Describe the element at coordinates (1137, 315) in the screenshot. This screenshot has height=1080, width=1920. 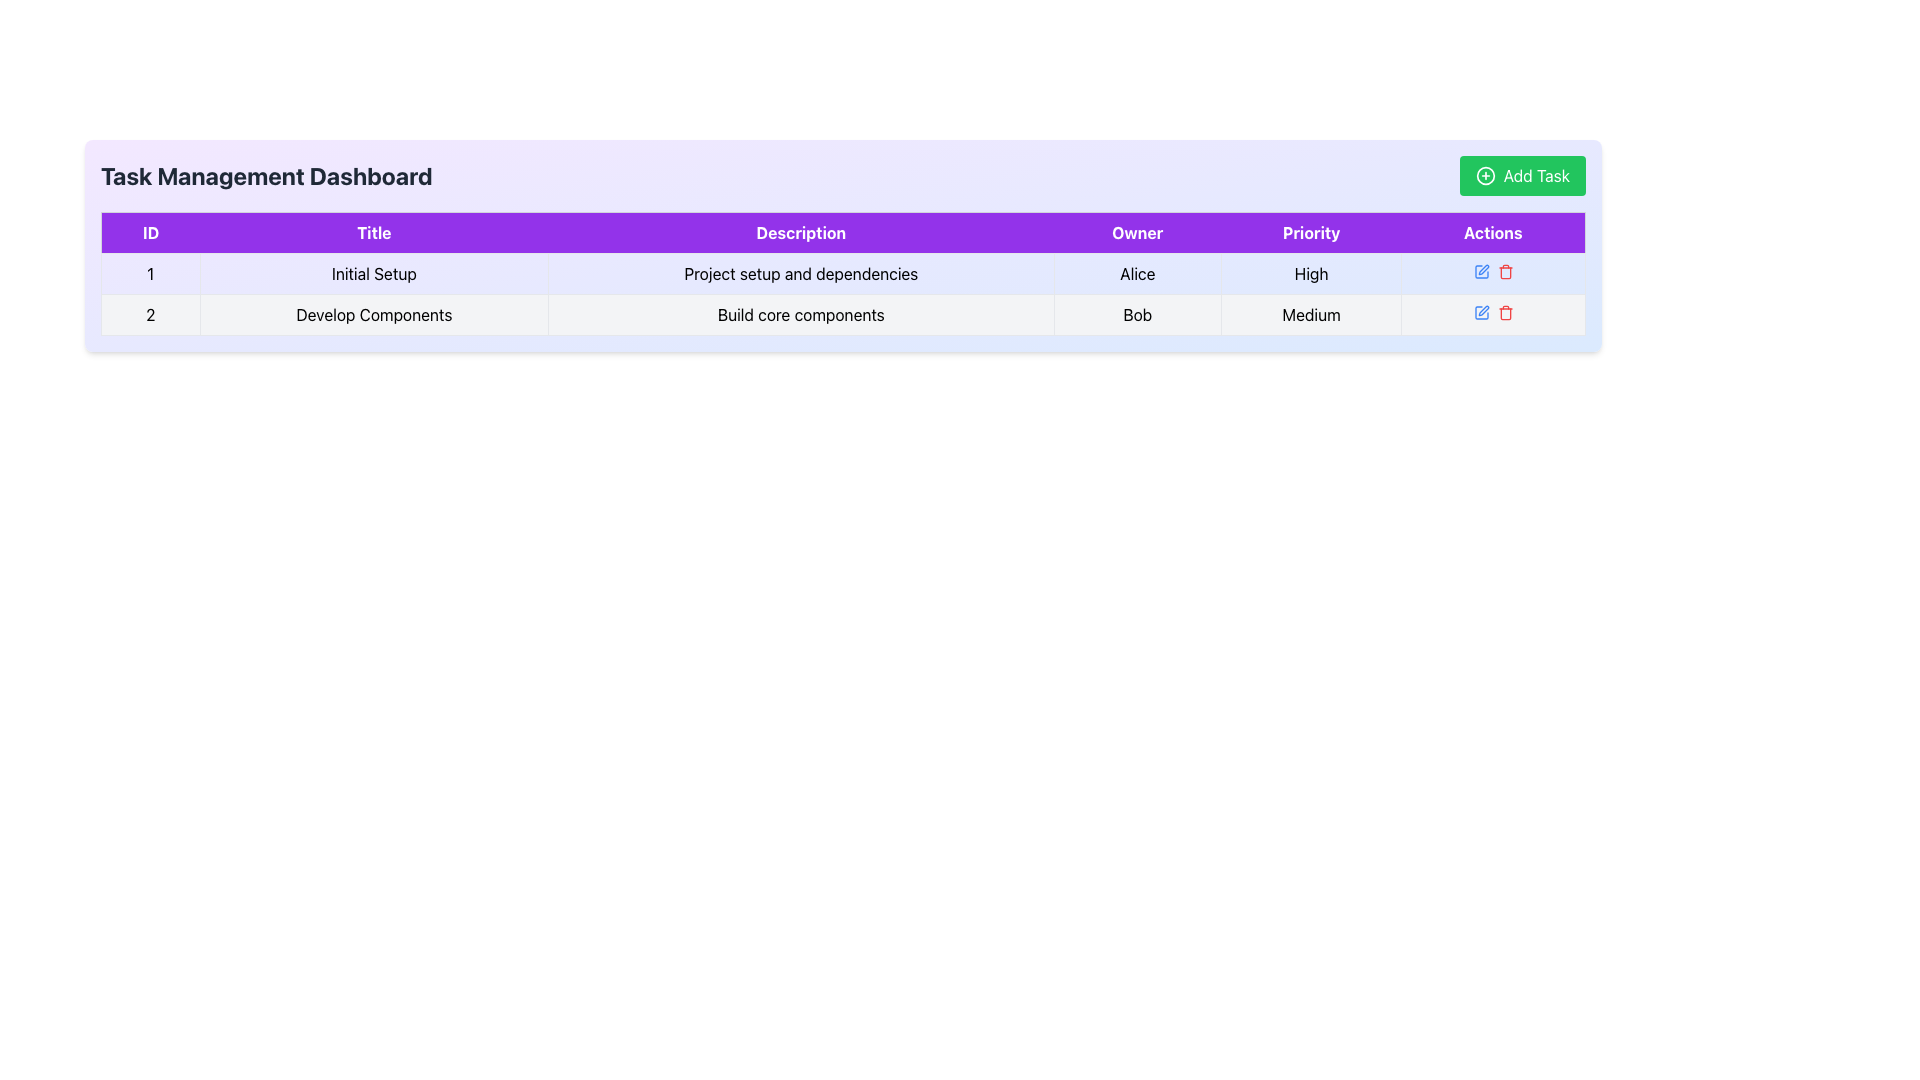
I see `the text cell` at that location.